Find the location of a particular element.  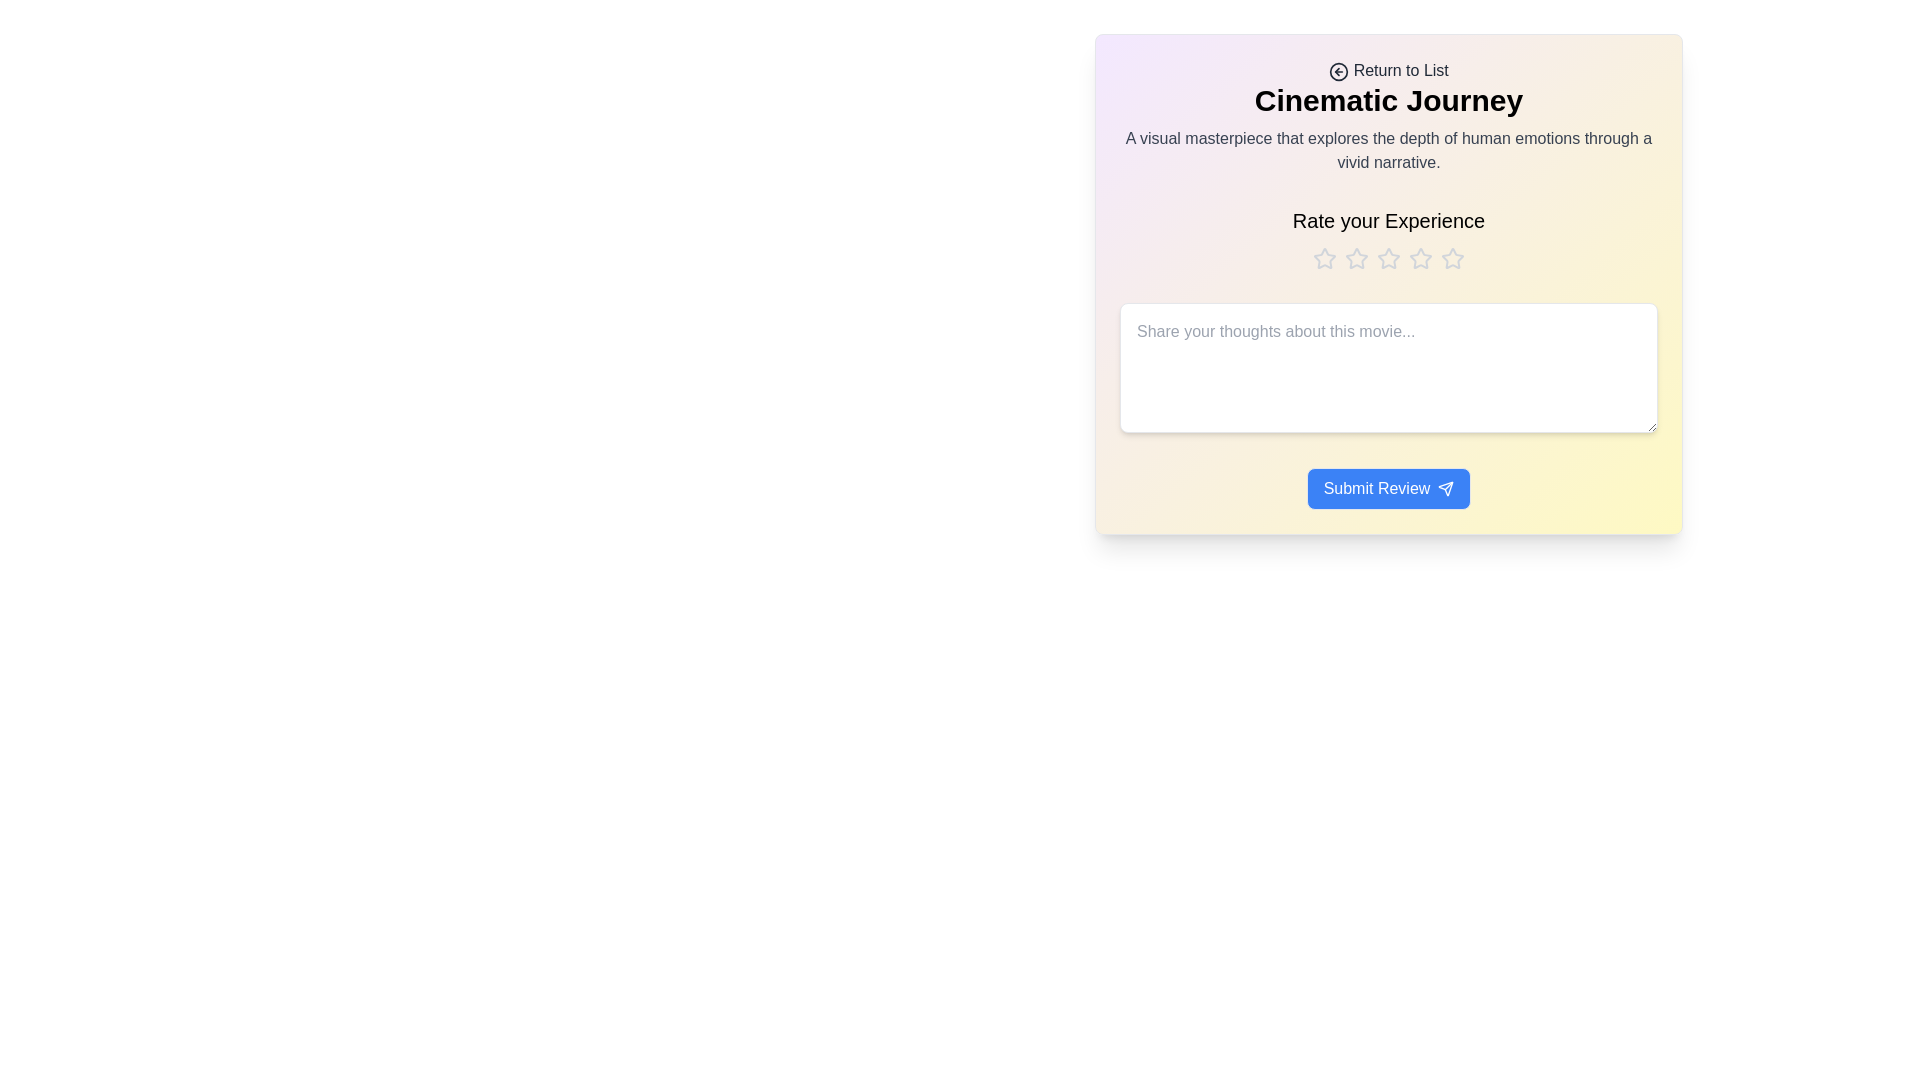

the multi-line text input field for entering thoughts or feedback by pressing the Tab key is located at coordinates (1387, 367).